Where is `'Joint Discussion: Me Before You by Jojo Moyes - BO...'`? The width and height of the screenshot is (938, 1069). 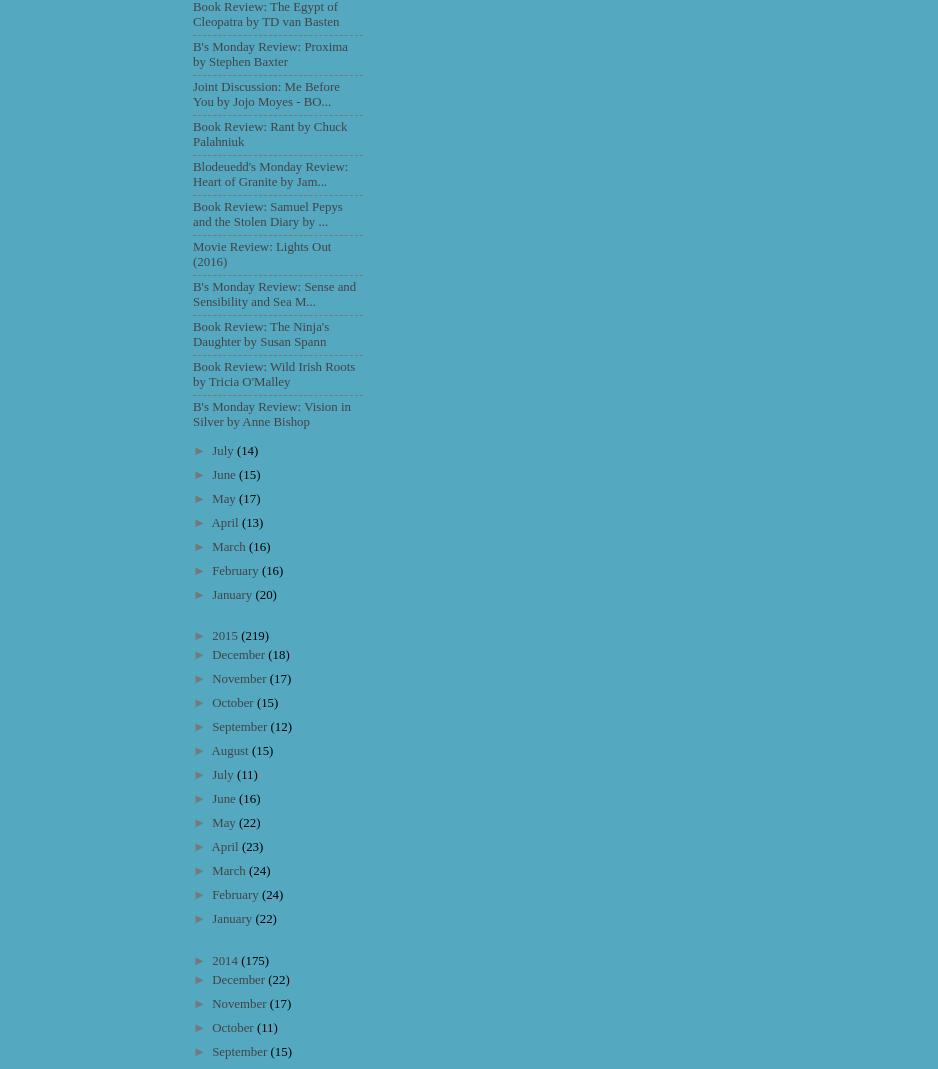 'Joint Discussion: Me Before You by Jojo Moyes - BO...' is located at coordinates (265, 93).